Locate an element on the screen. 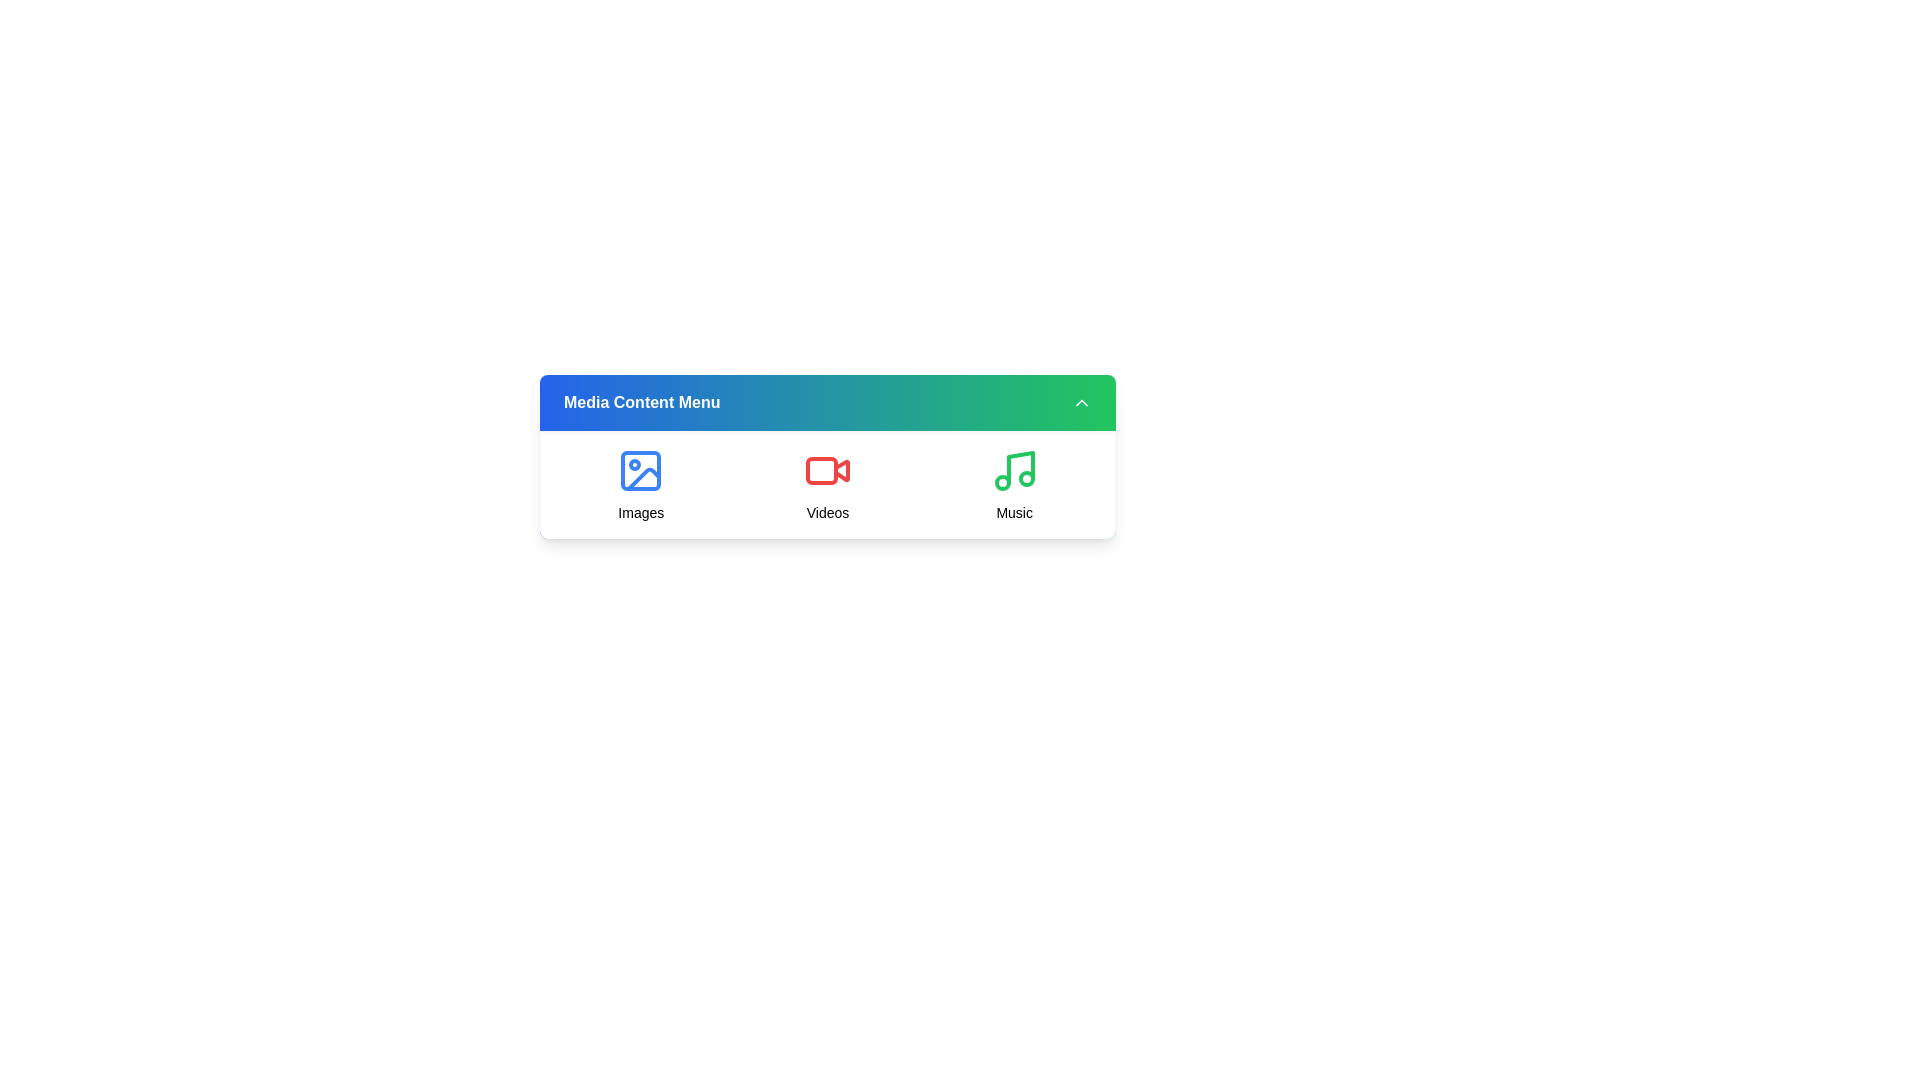 Image resolution: width=1920 pixels, height=1080 pixels. the media option icon for Images is located at coordinates (641, 485).